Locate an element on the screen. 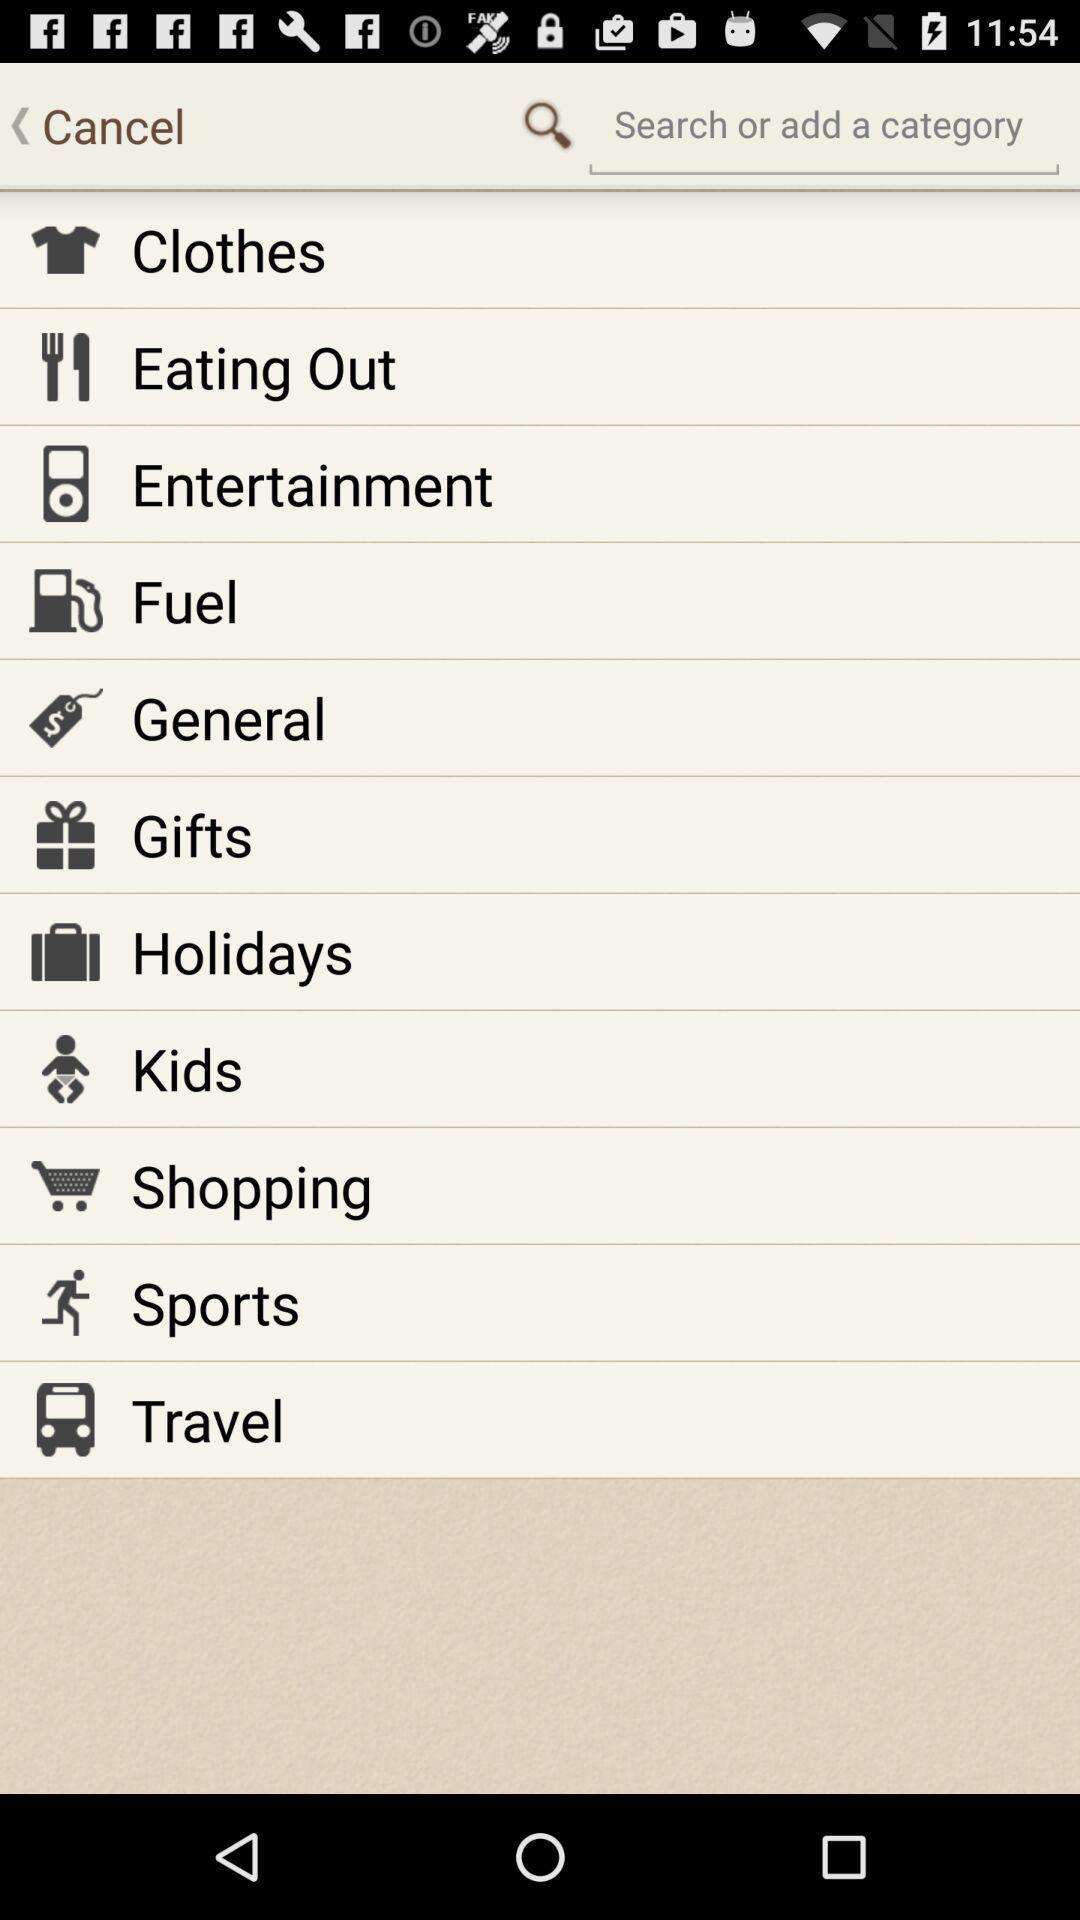 The width and height of the screenshot is (1080, 1920). the clothes icon is located at coordinates (228, 248).